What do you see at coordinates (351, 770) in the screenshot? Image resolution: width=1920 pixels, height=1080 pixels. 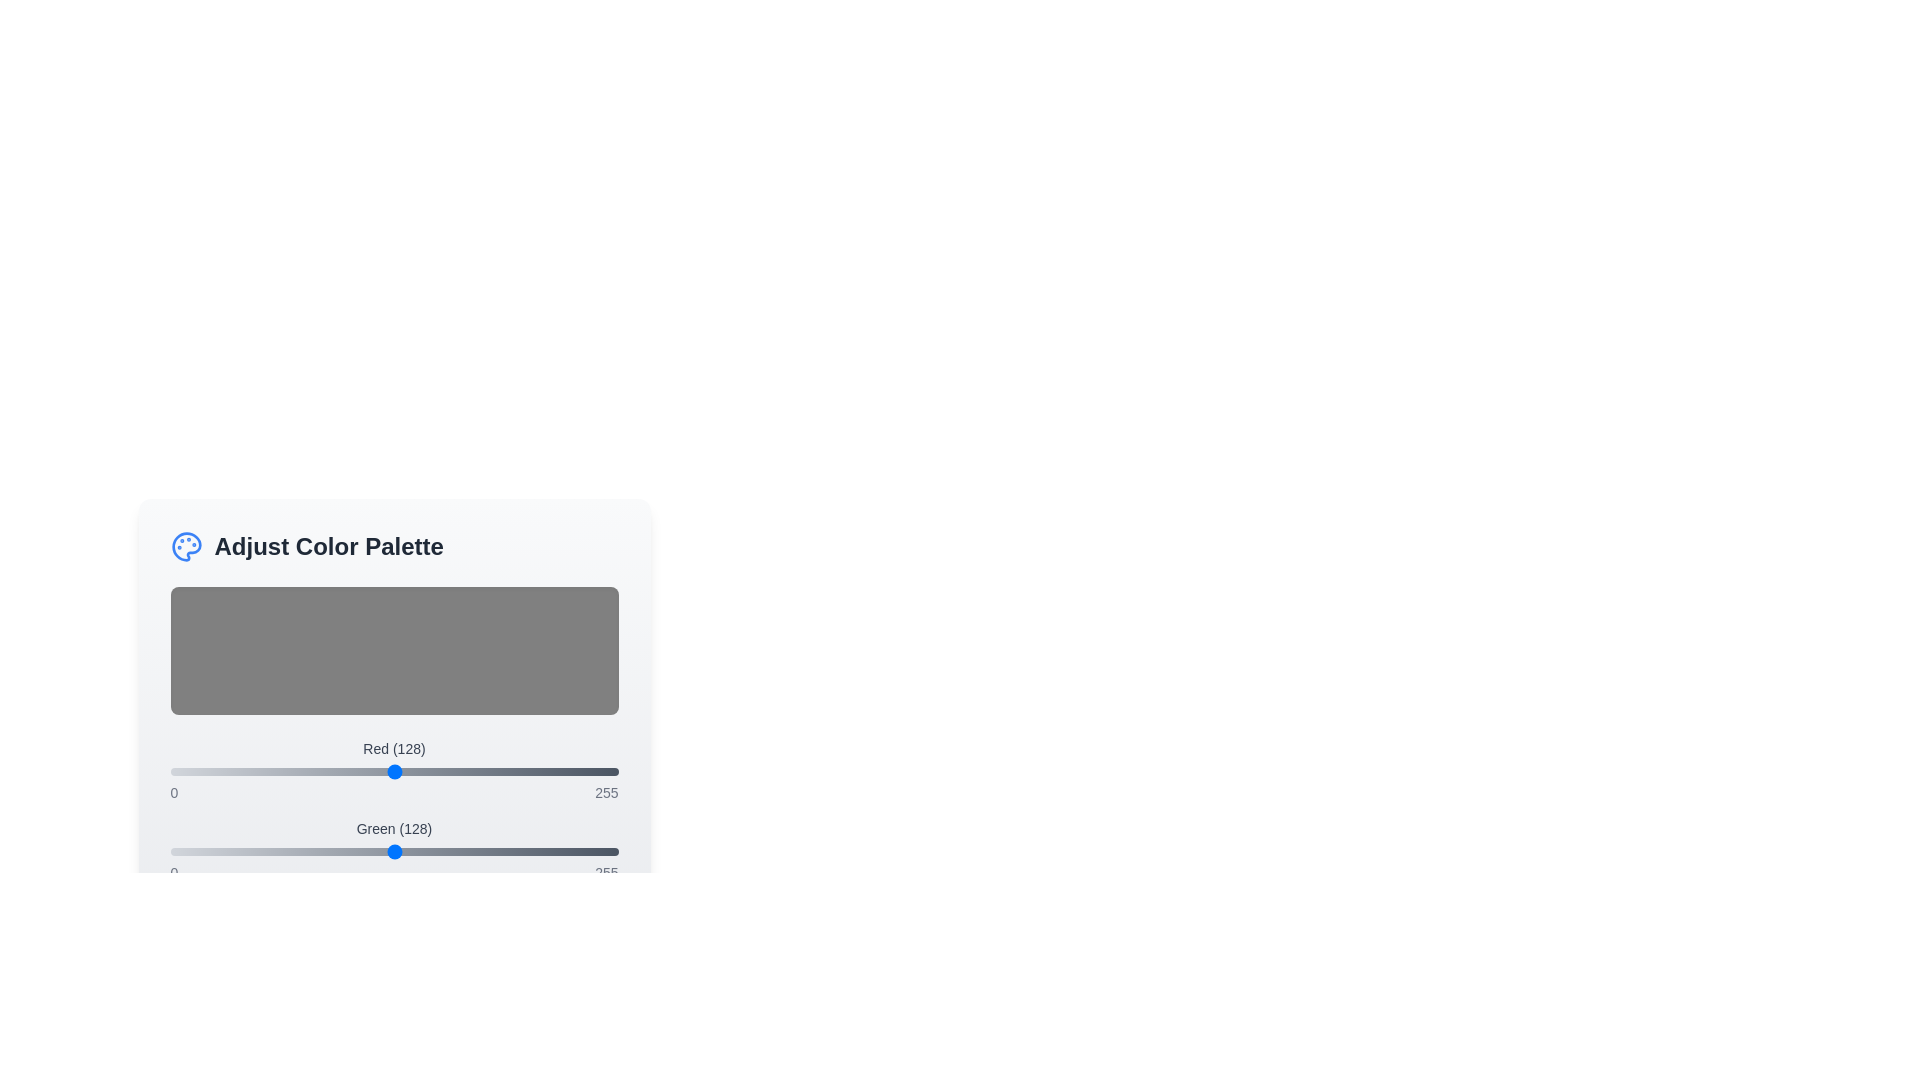 I see `the red color slider to 103` at bounding box center [351, 770].